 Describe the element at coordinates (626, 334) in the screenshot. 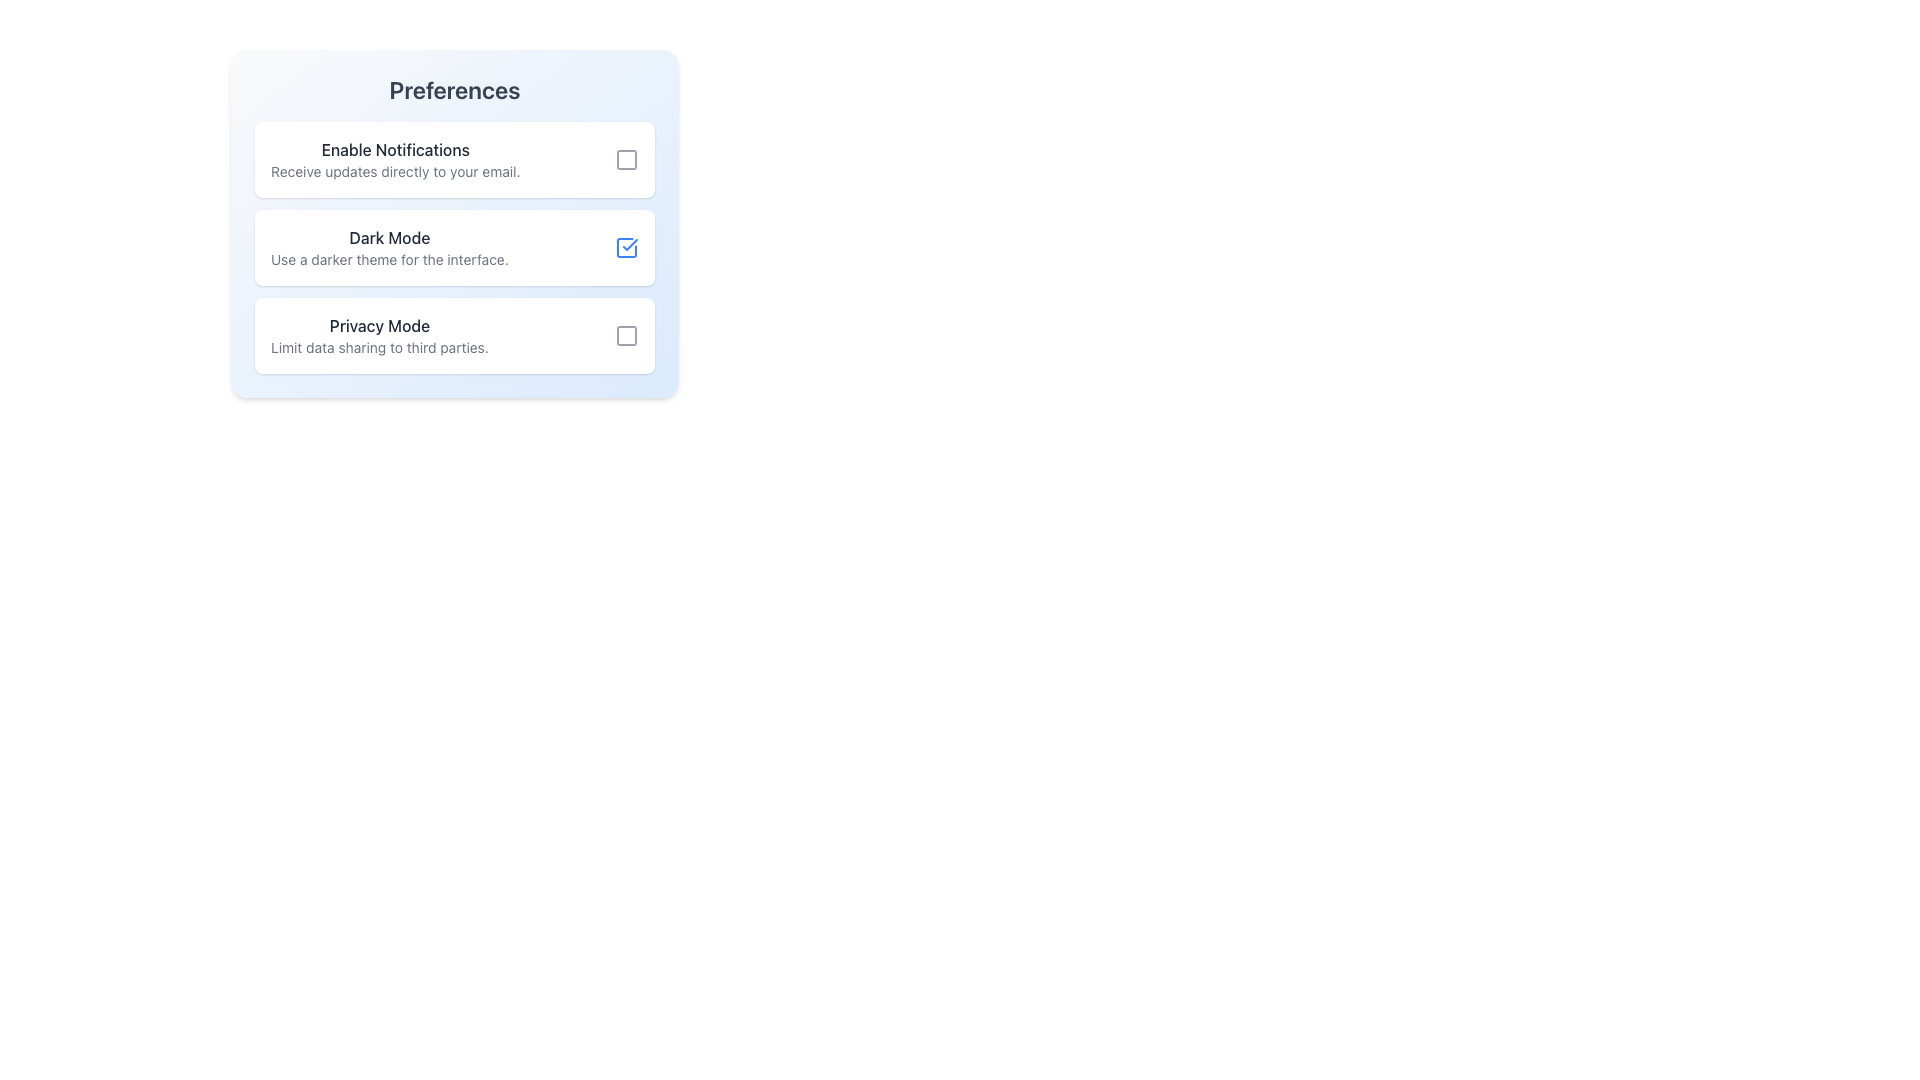

I see `the checkbox to the right of the 'Privacy Mode' text in the Preferences section` at that location.